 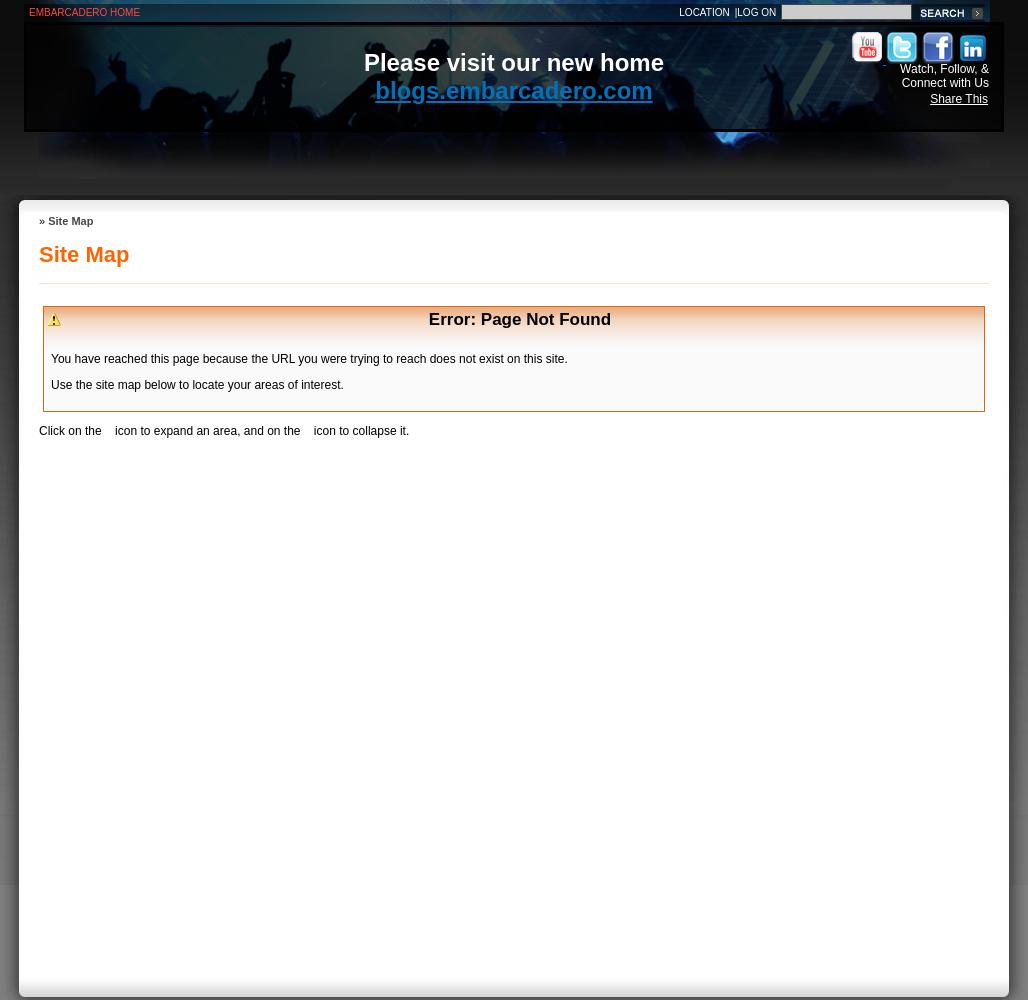 I want to click on 'You have reached this page because the URL you were trying to reach
	      does not exist on this site.', so click(x=309, y=358).